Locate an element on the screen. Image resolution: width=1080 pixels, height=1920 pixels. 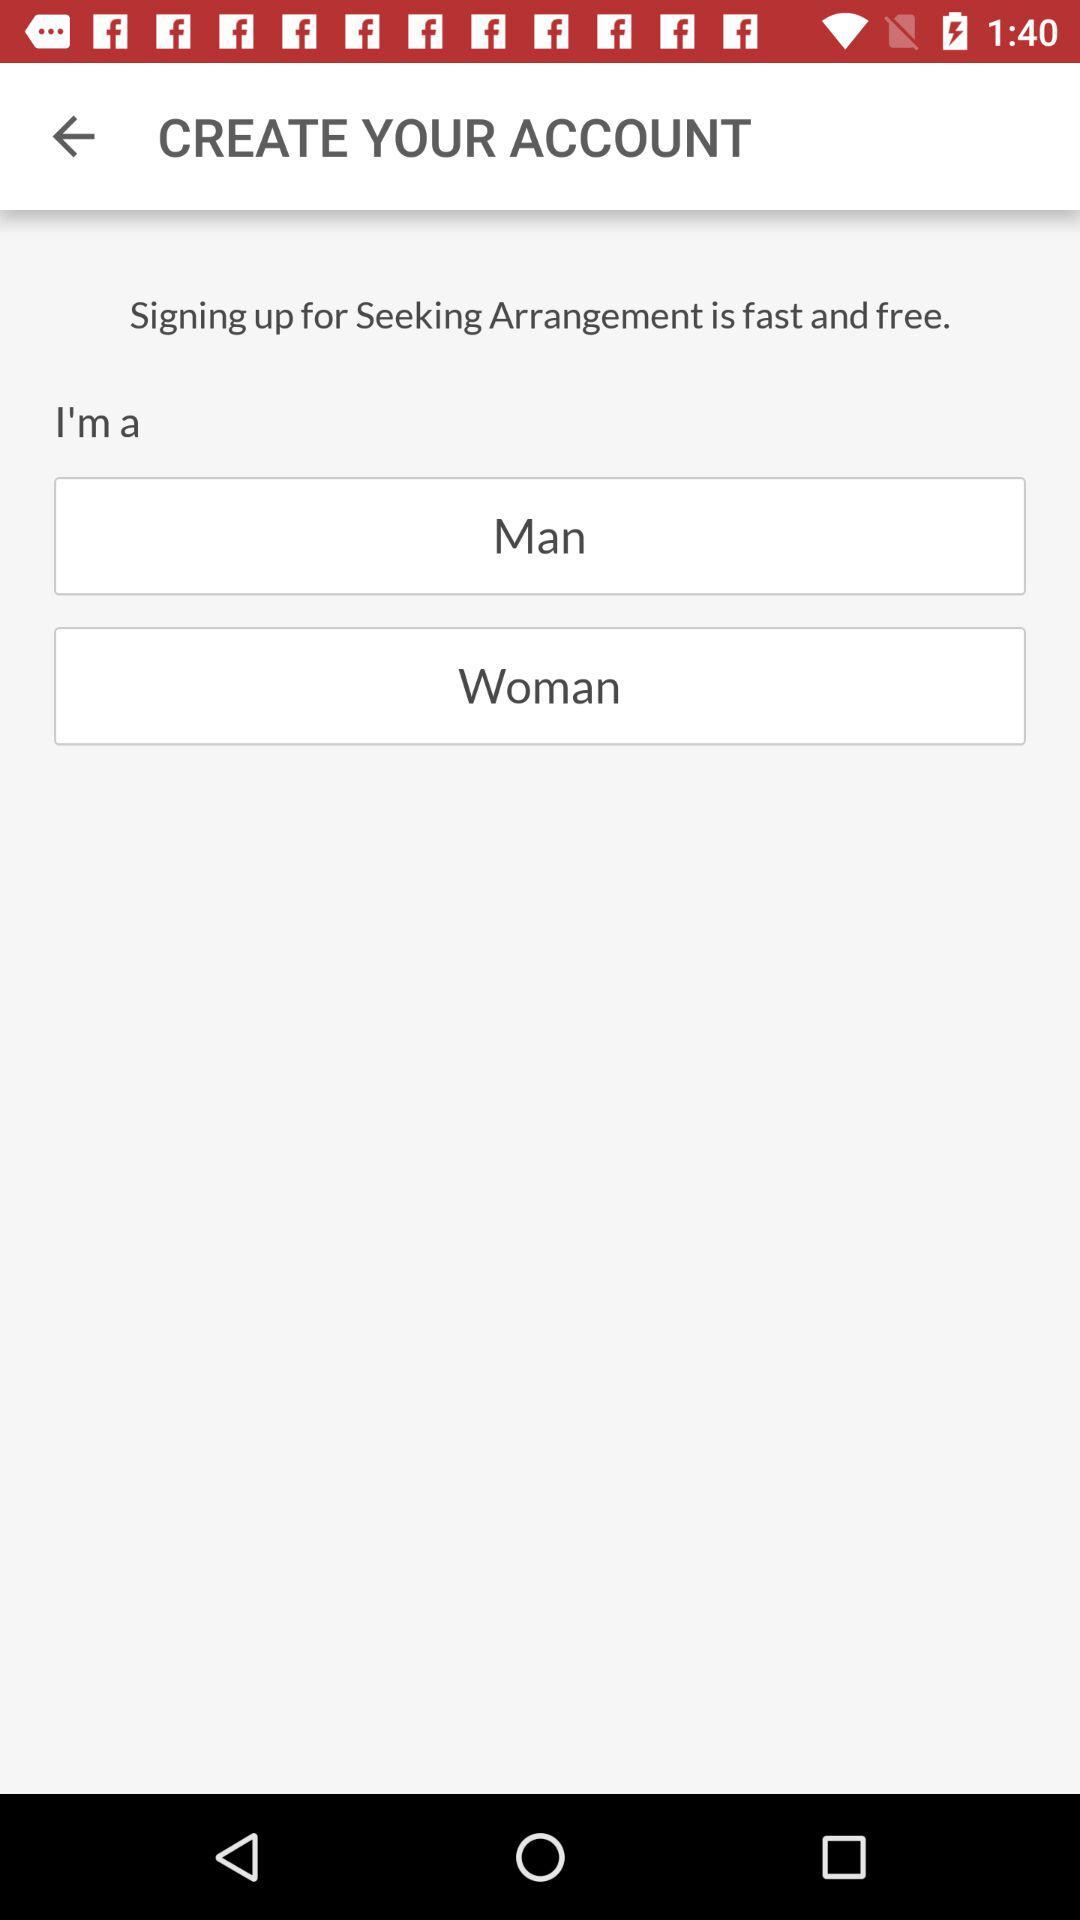
the app to the left of the create your account item is located at coordinates (72, 135).